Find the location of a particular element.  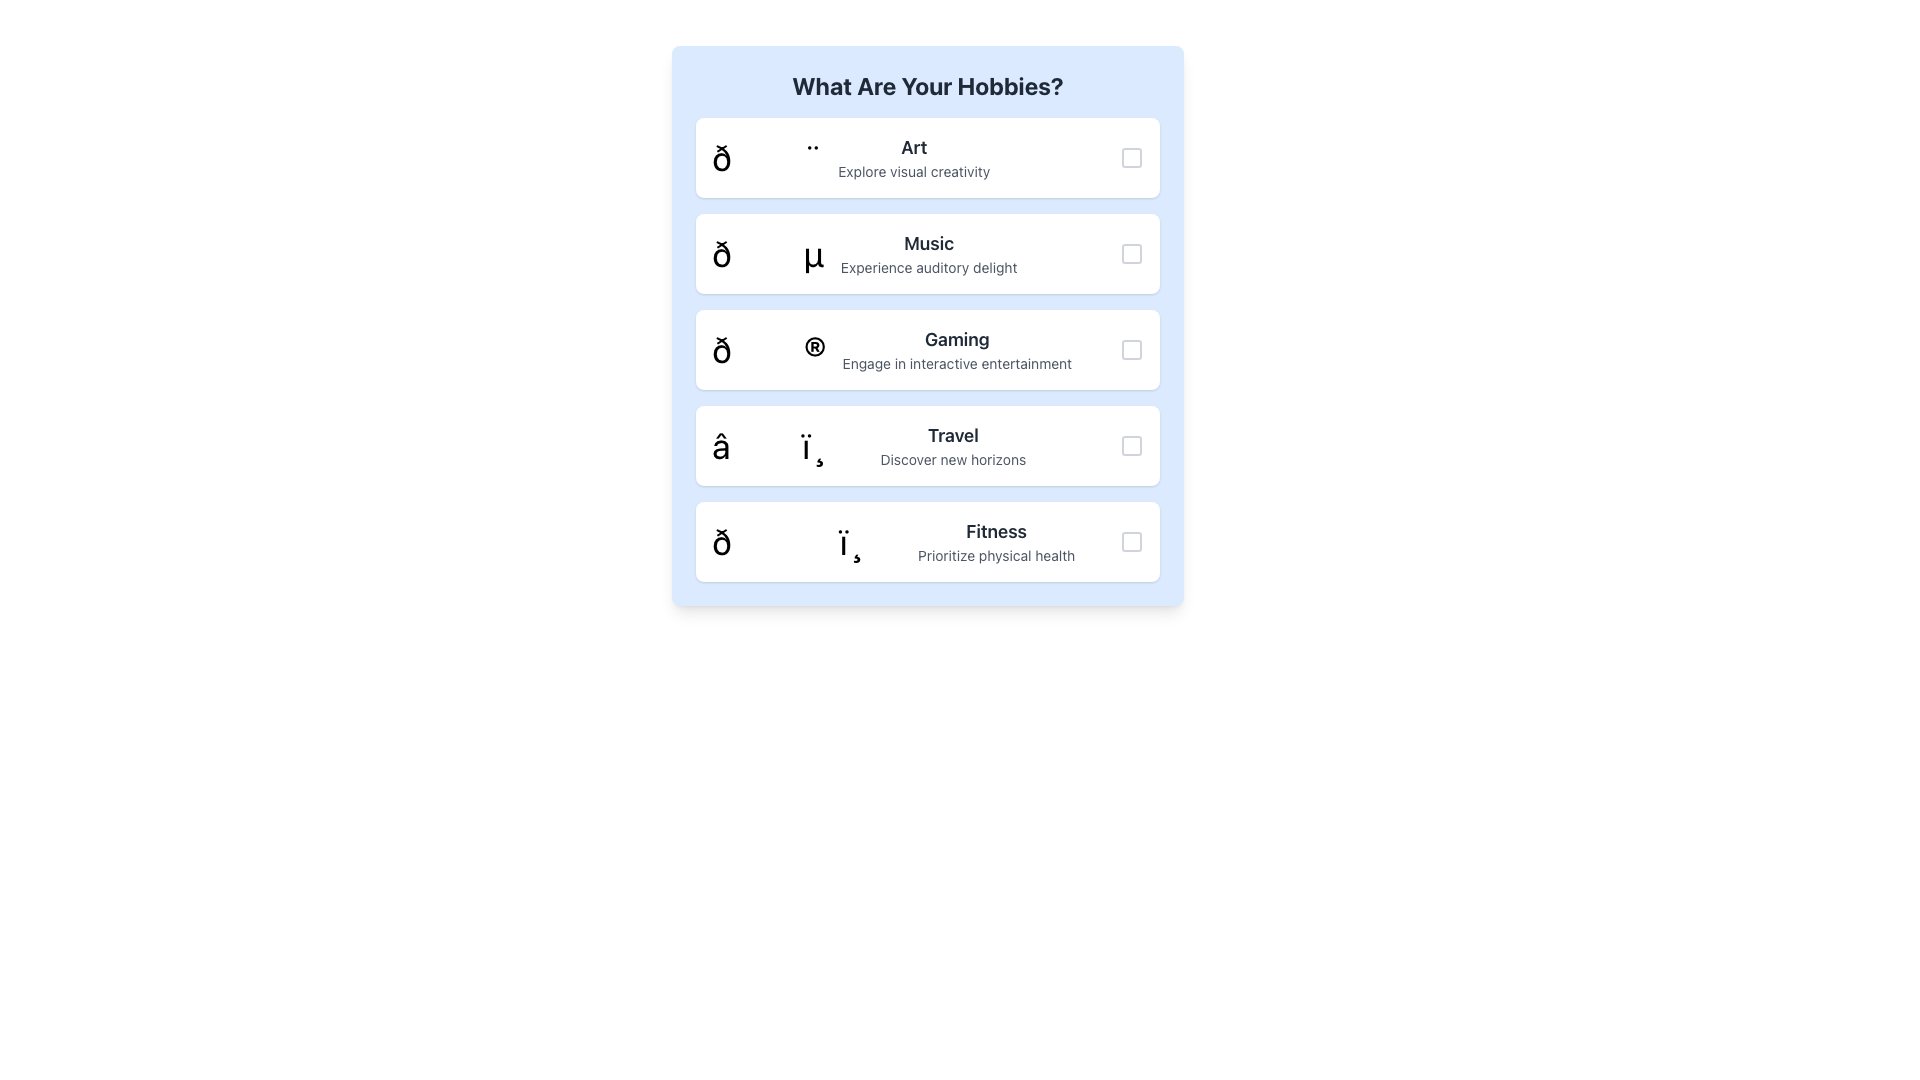

the non-interactive text block that provides a title and description for the activity 'Travel', located within the fourth card under 'What Are Your Hobbies?', positioned between 'Gaming' and 'Fitness' is located at coordinates (952, 445).